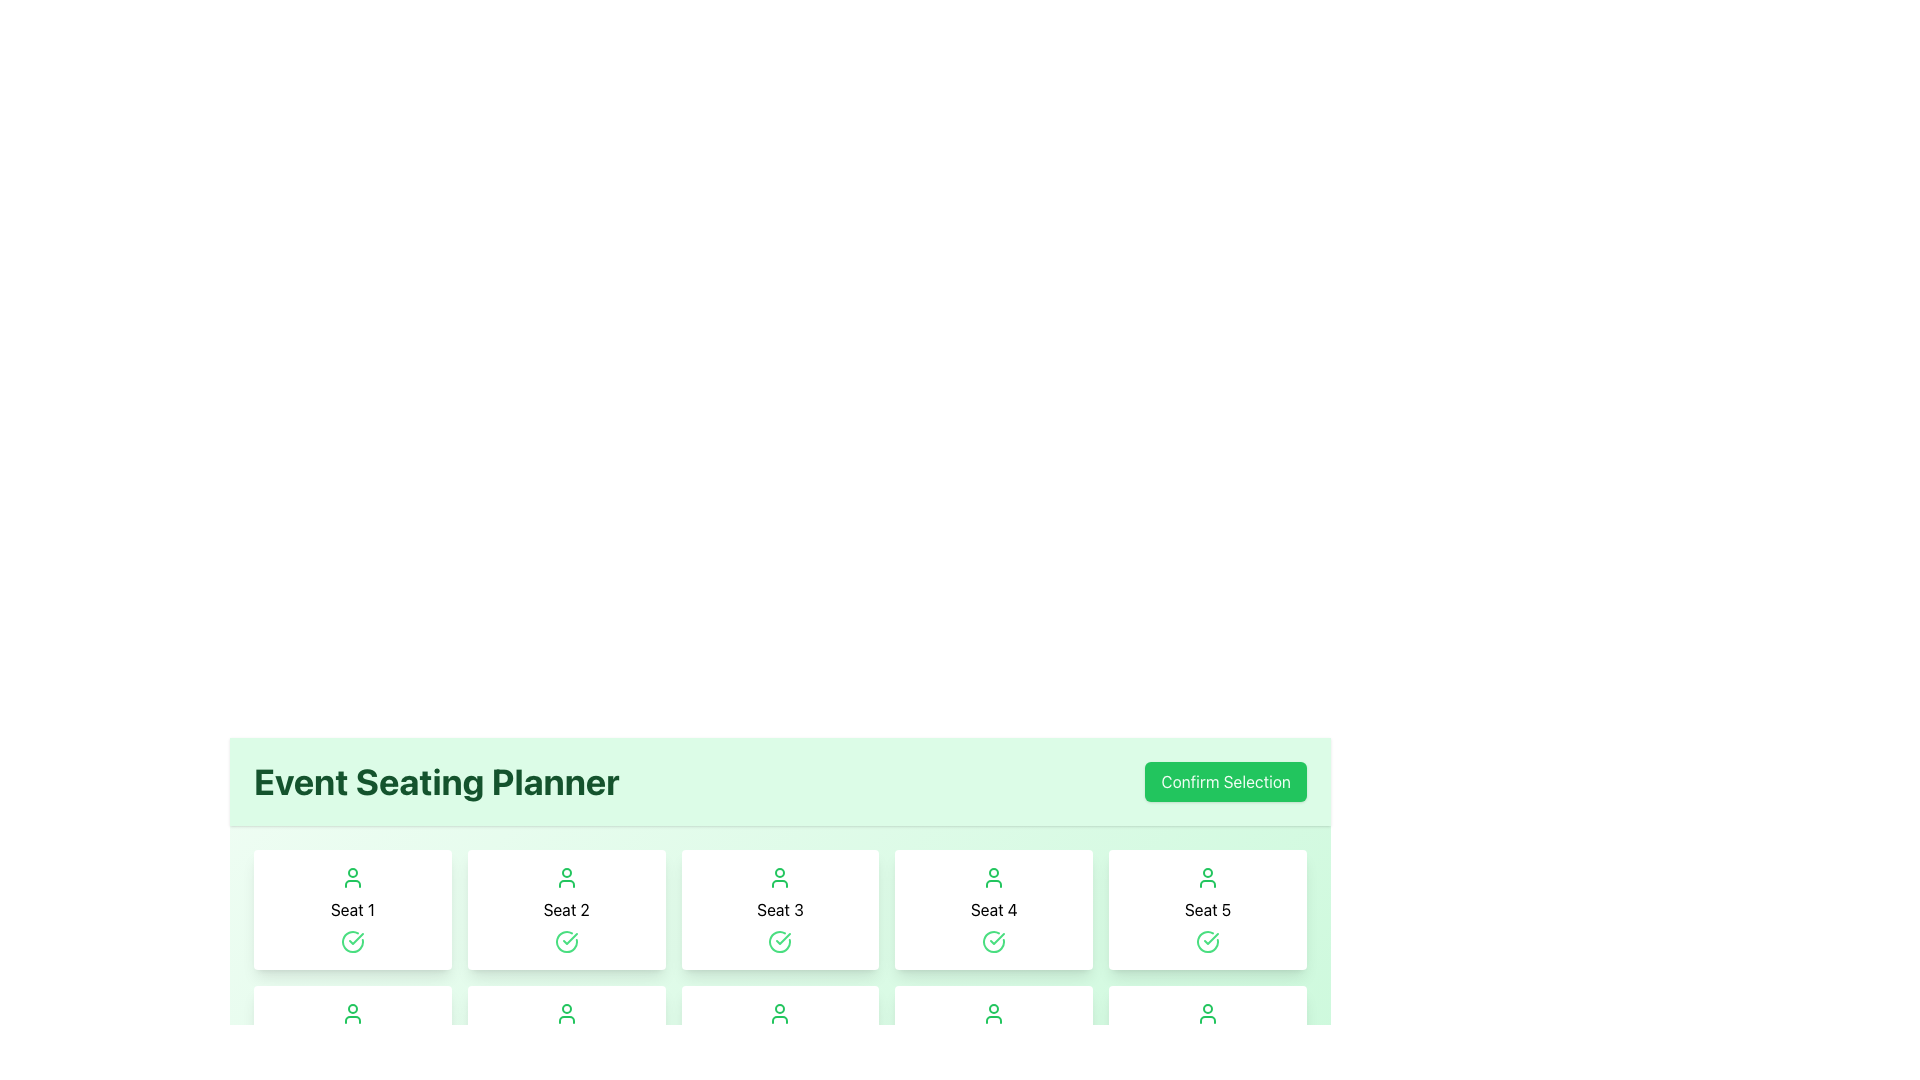 This screenshot has width=1920, height=1080. I want to click on the non-interactive confirmation icon located below the label 'Seat 2' within the card labeled 'Seat 2', so click(565, 941).